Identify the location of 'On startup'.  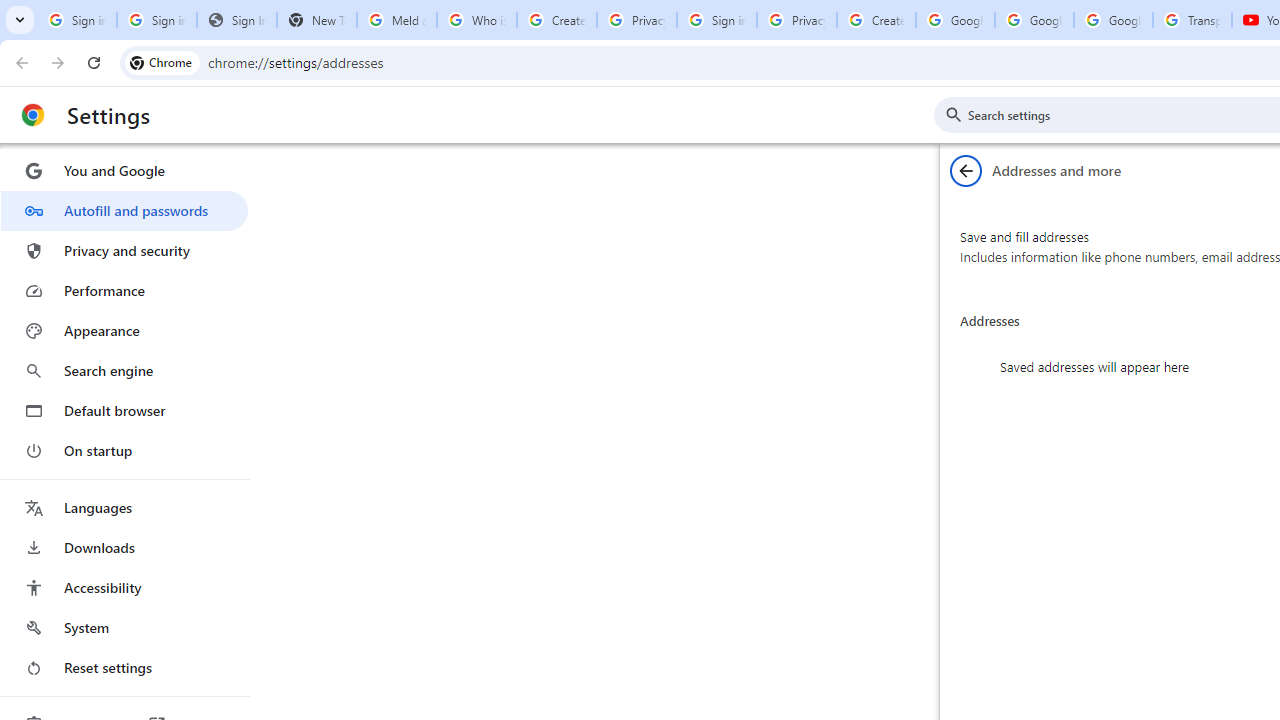
(123, 451).